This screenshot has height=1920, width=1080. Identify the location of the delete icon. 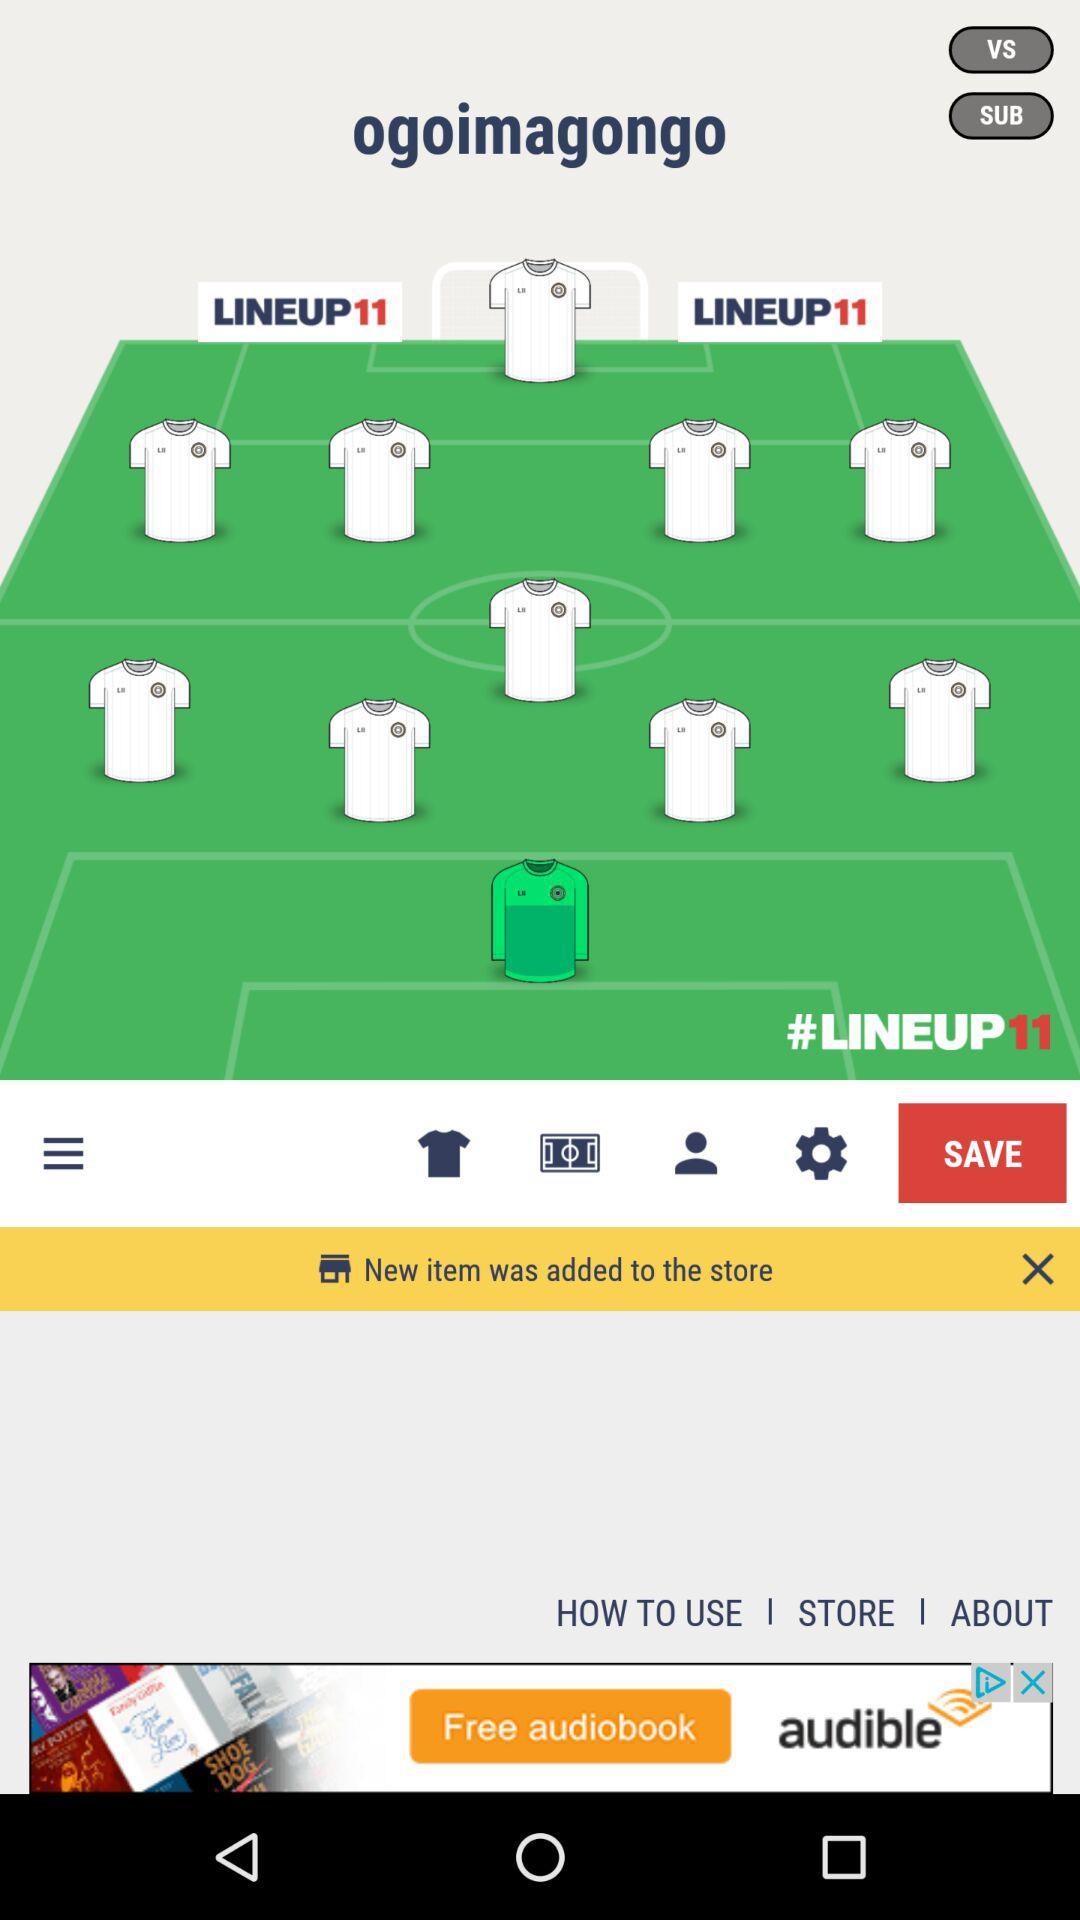
(442, 1153).